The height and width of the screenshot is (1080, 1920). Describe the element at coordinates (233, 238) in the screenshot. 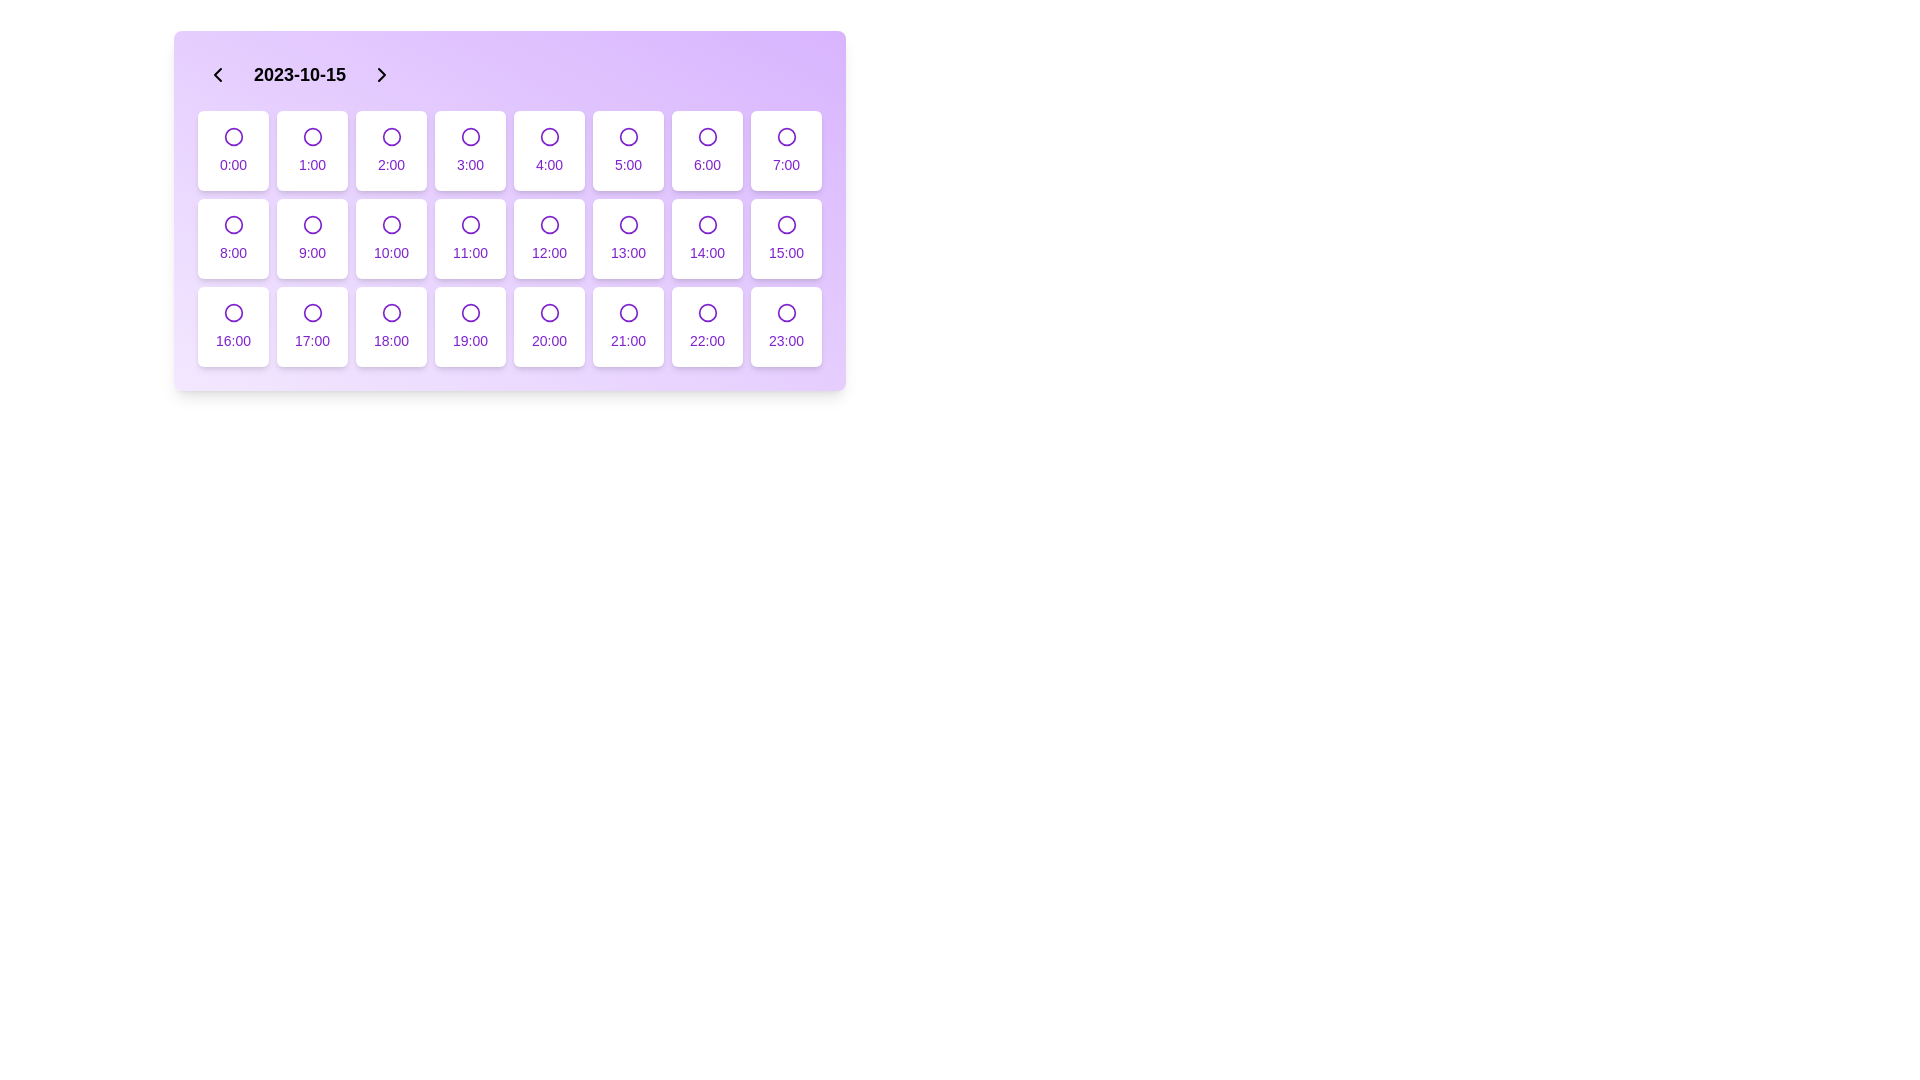

I see `the clickable button located in the grid layout, specifically in the second row and first column` at that location.